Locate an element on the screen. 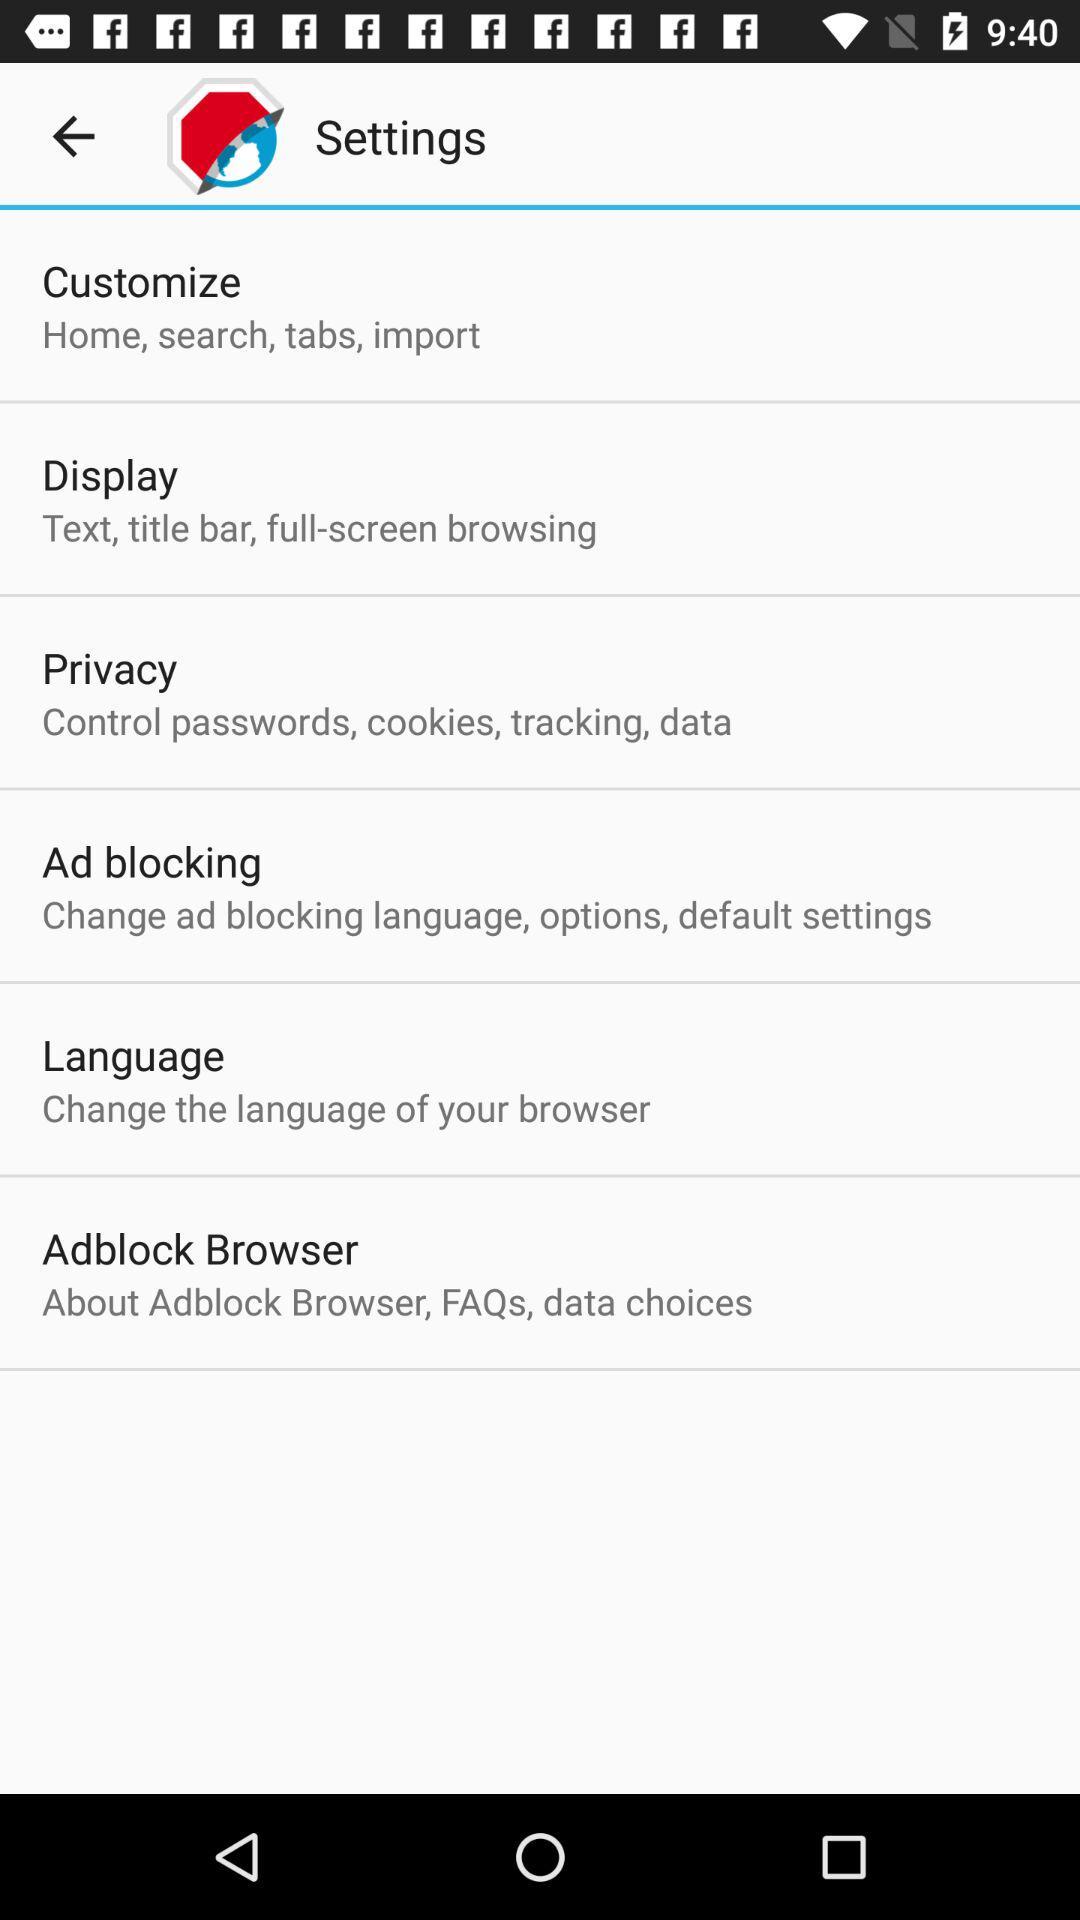 The image size is (1080, 1920). control passwords cookies item is located at coordinates (387, 720).